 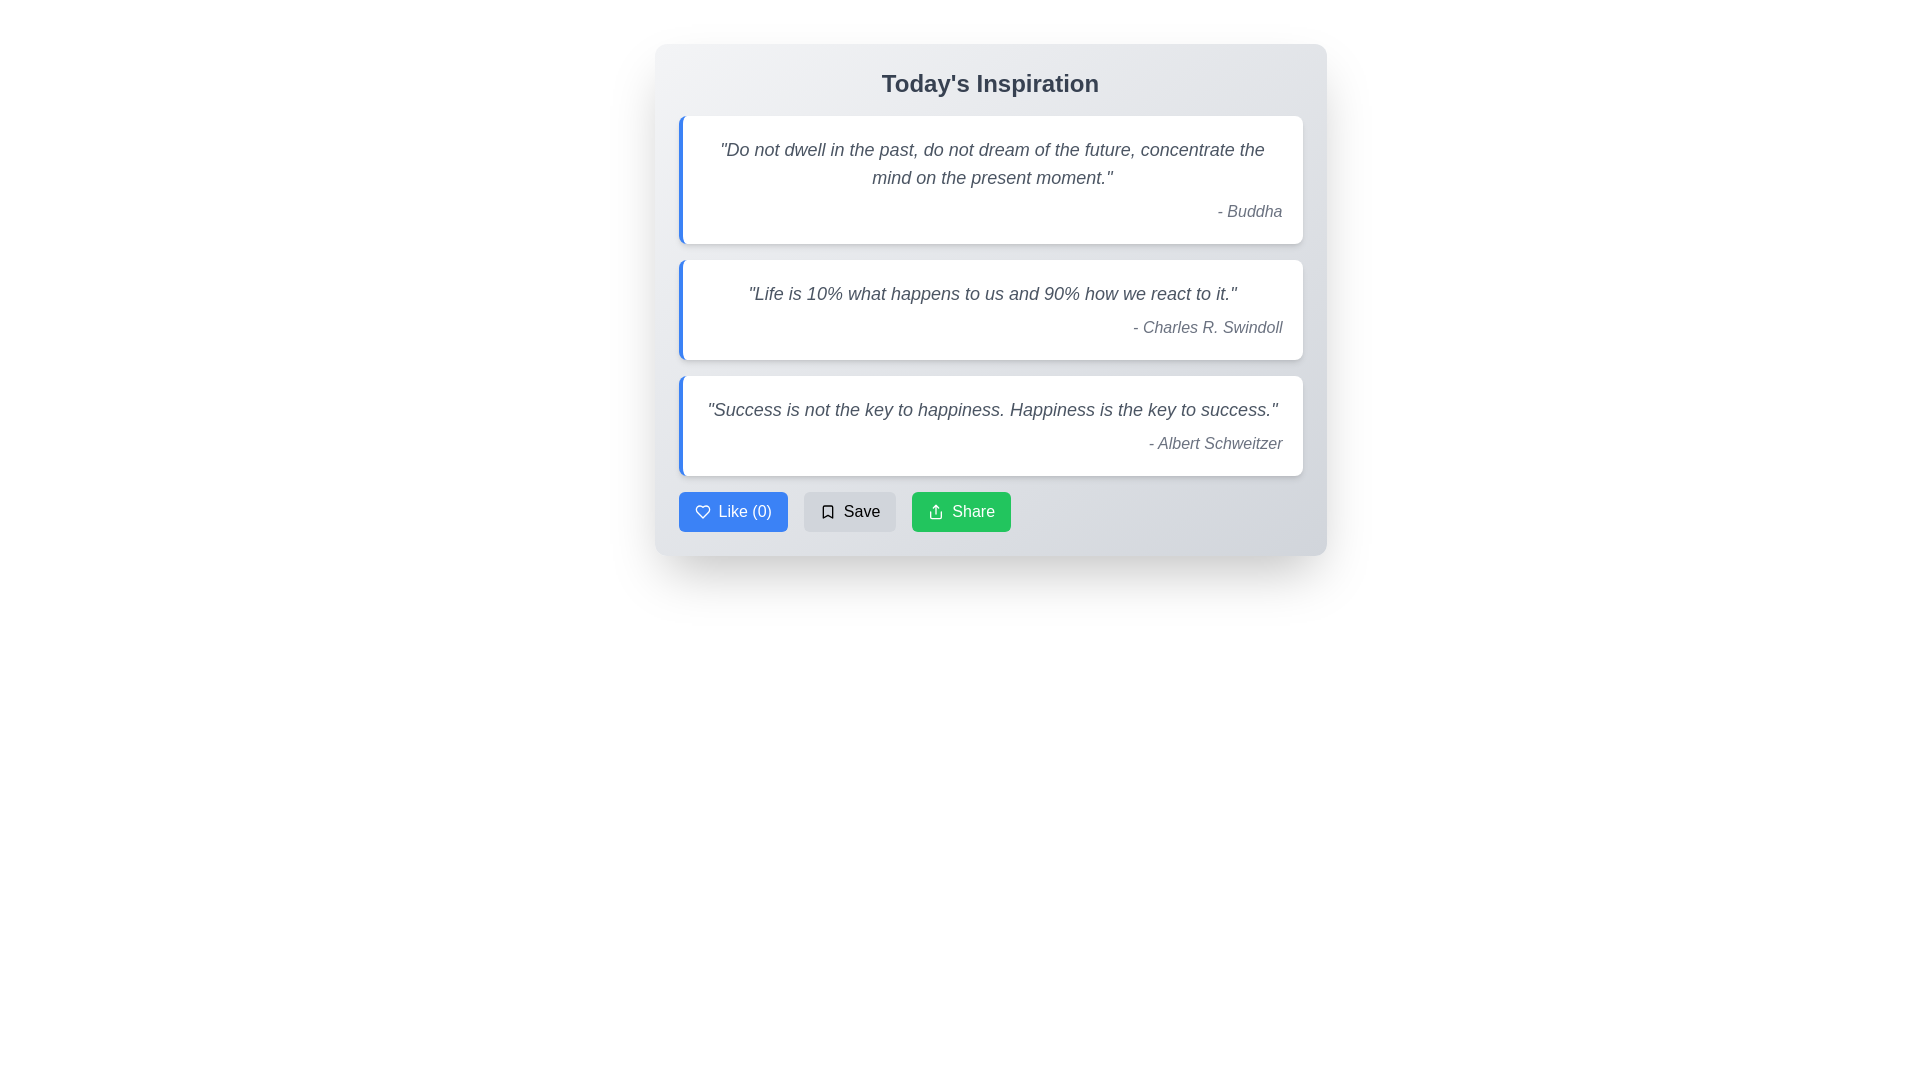 I want to click on the second motivational quote block, which is located between the quotes by Buddha and Albert Schweitzer, so click(x=990, y=309).